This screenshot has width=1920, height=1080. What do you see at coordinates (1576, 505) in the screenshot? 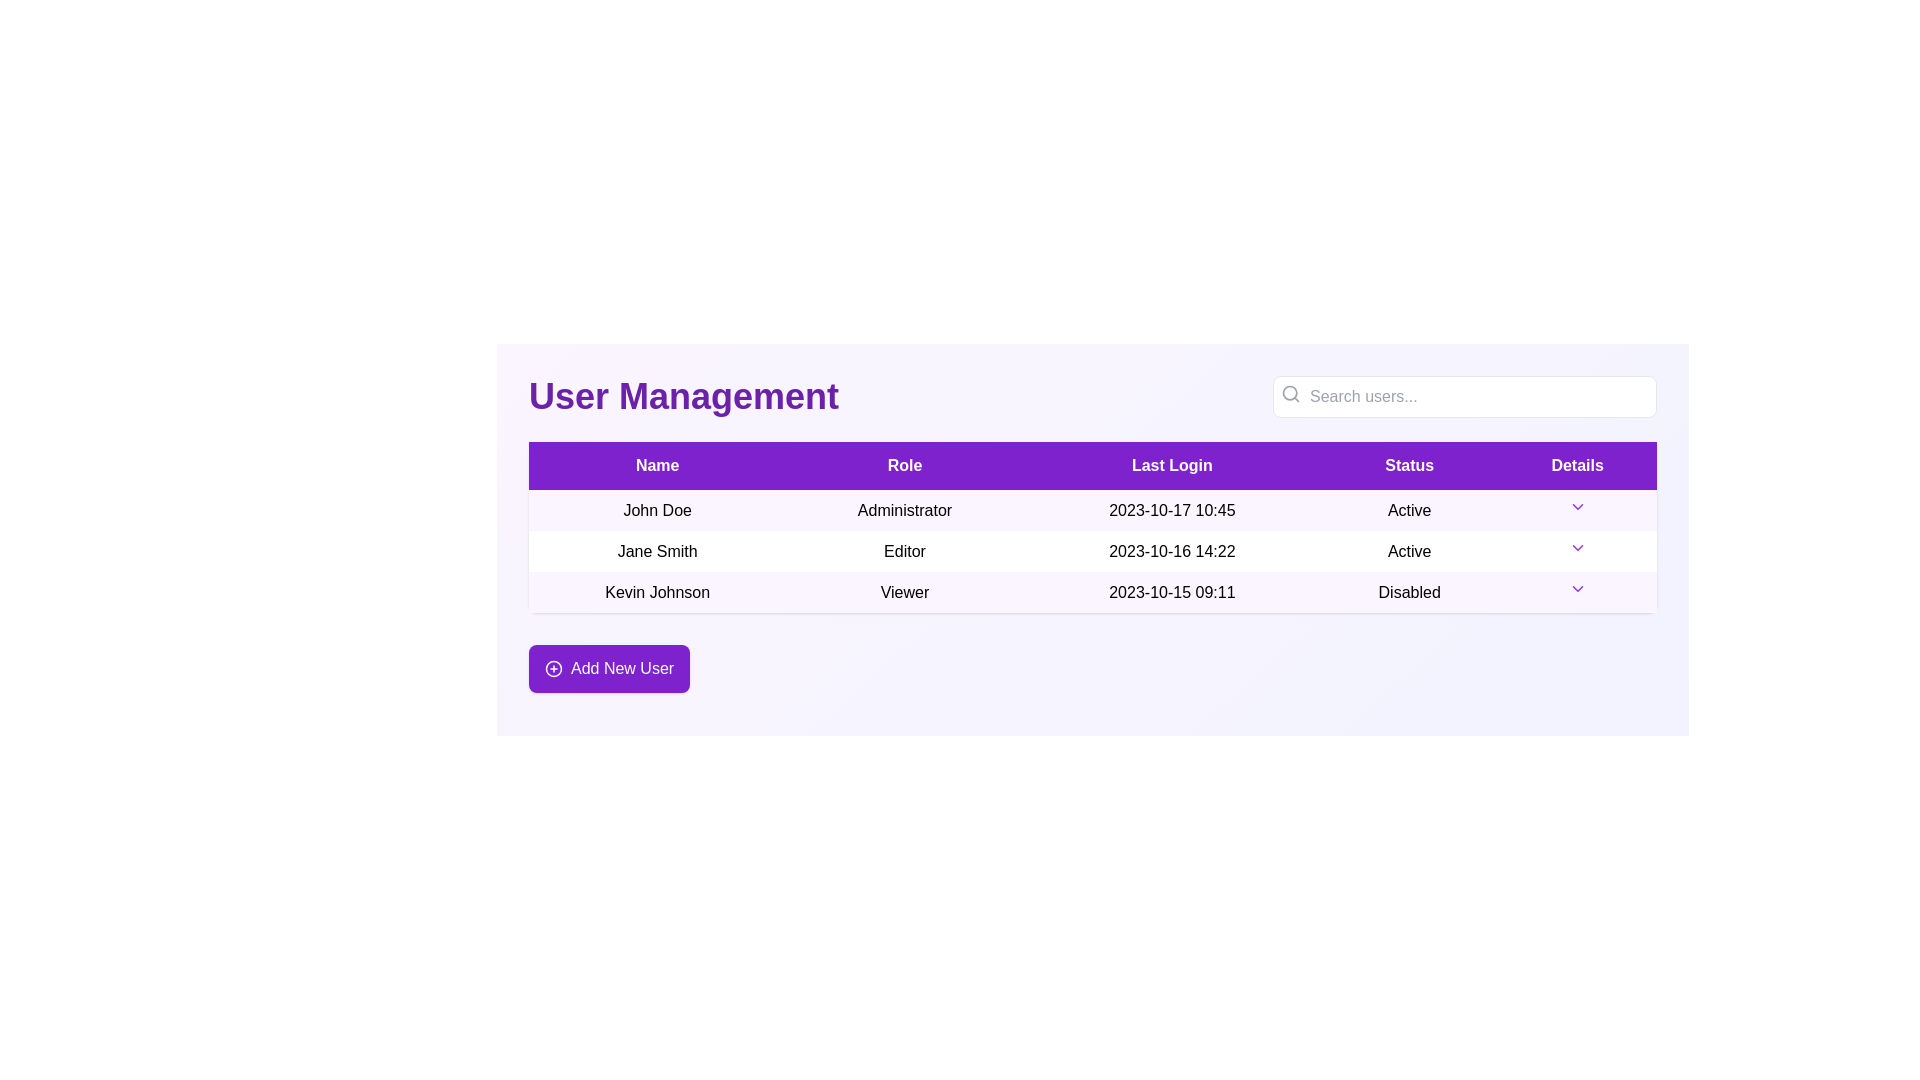
I see `the purple chevron-down icon, which serves as the Dropdown Trigger Icon located under the 'Details' column of the first row in a table layout` at bounding box center [1576, 505].